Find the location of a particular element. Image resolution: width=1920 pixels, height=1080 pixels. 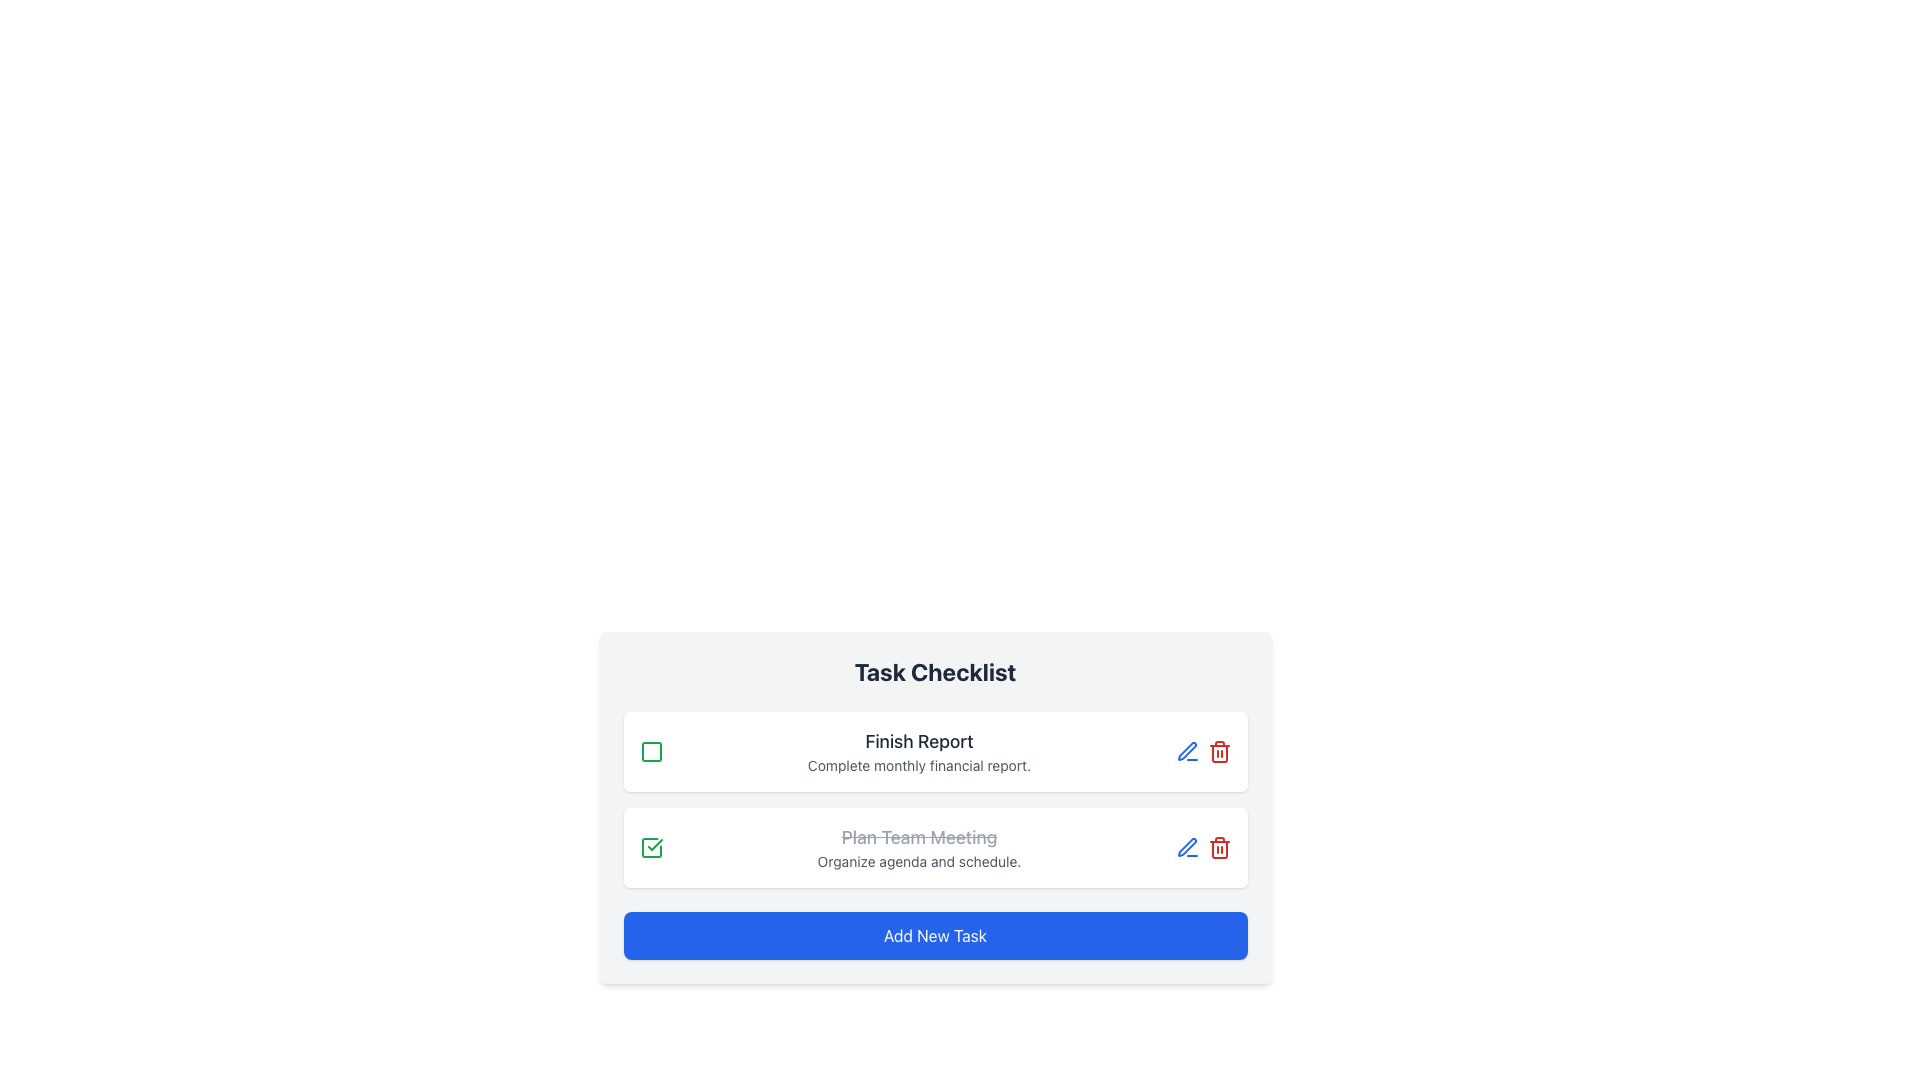

the Text label displaying 'Plan Team Meeting' which indicates a completed task in the checklist is located at coordinates (918, 837).